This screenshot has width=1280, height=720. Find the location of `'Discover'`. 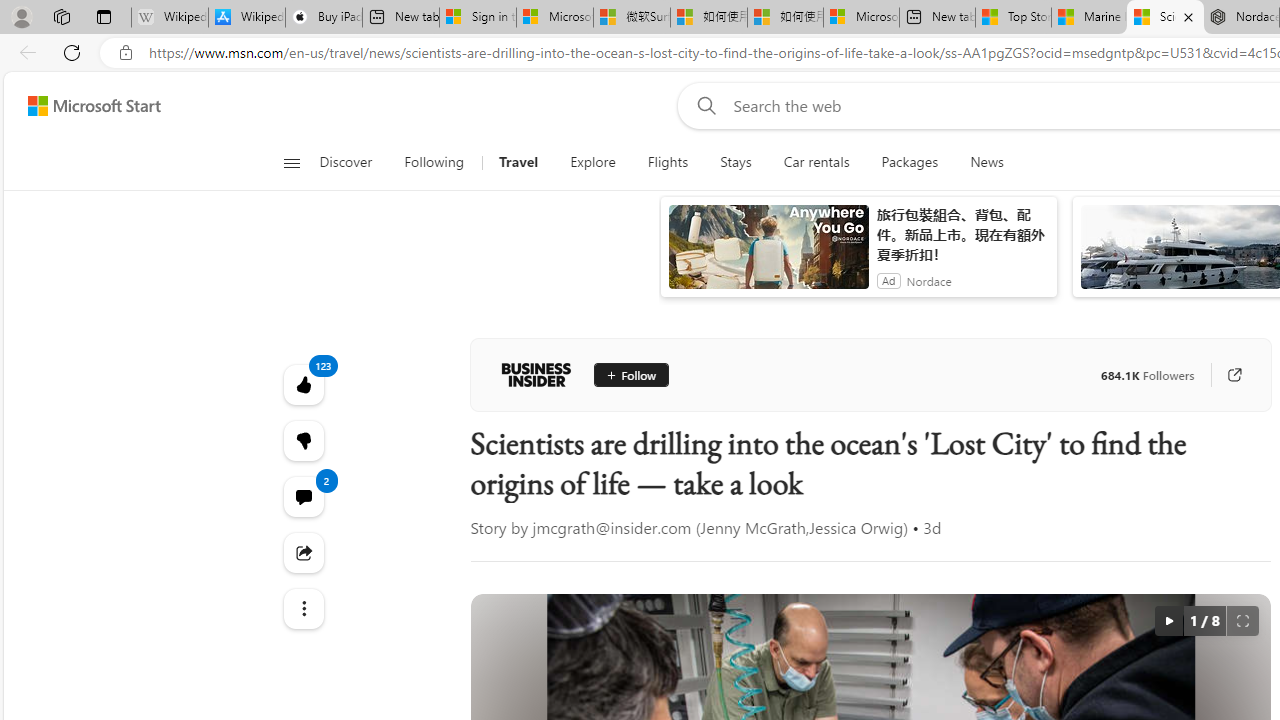

'Discover' is located at coordinates (353, 162).